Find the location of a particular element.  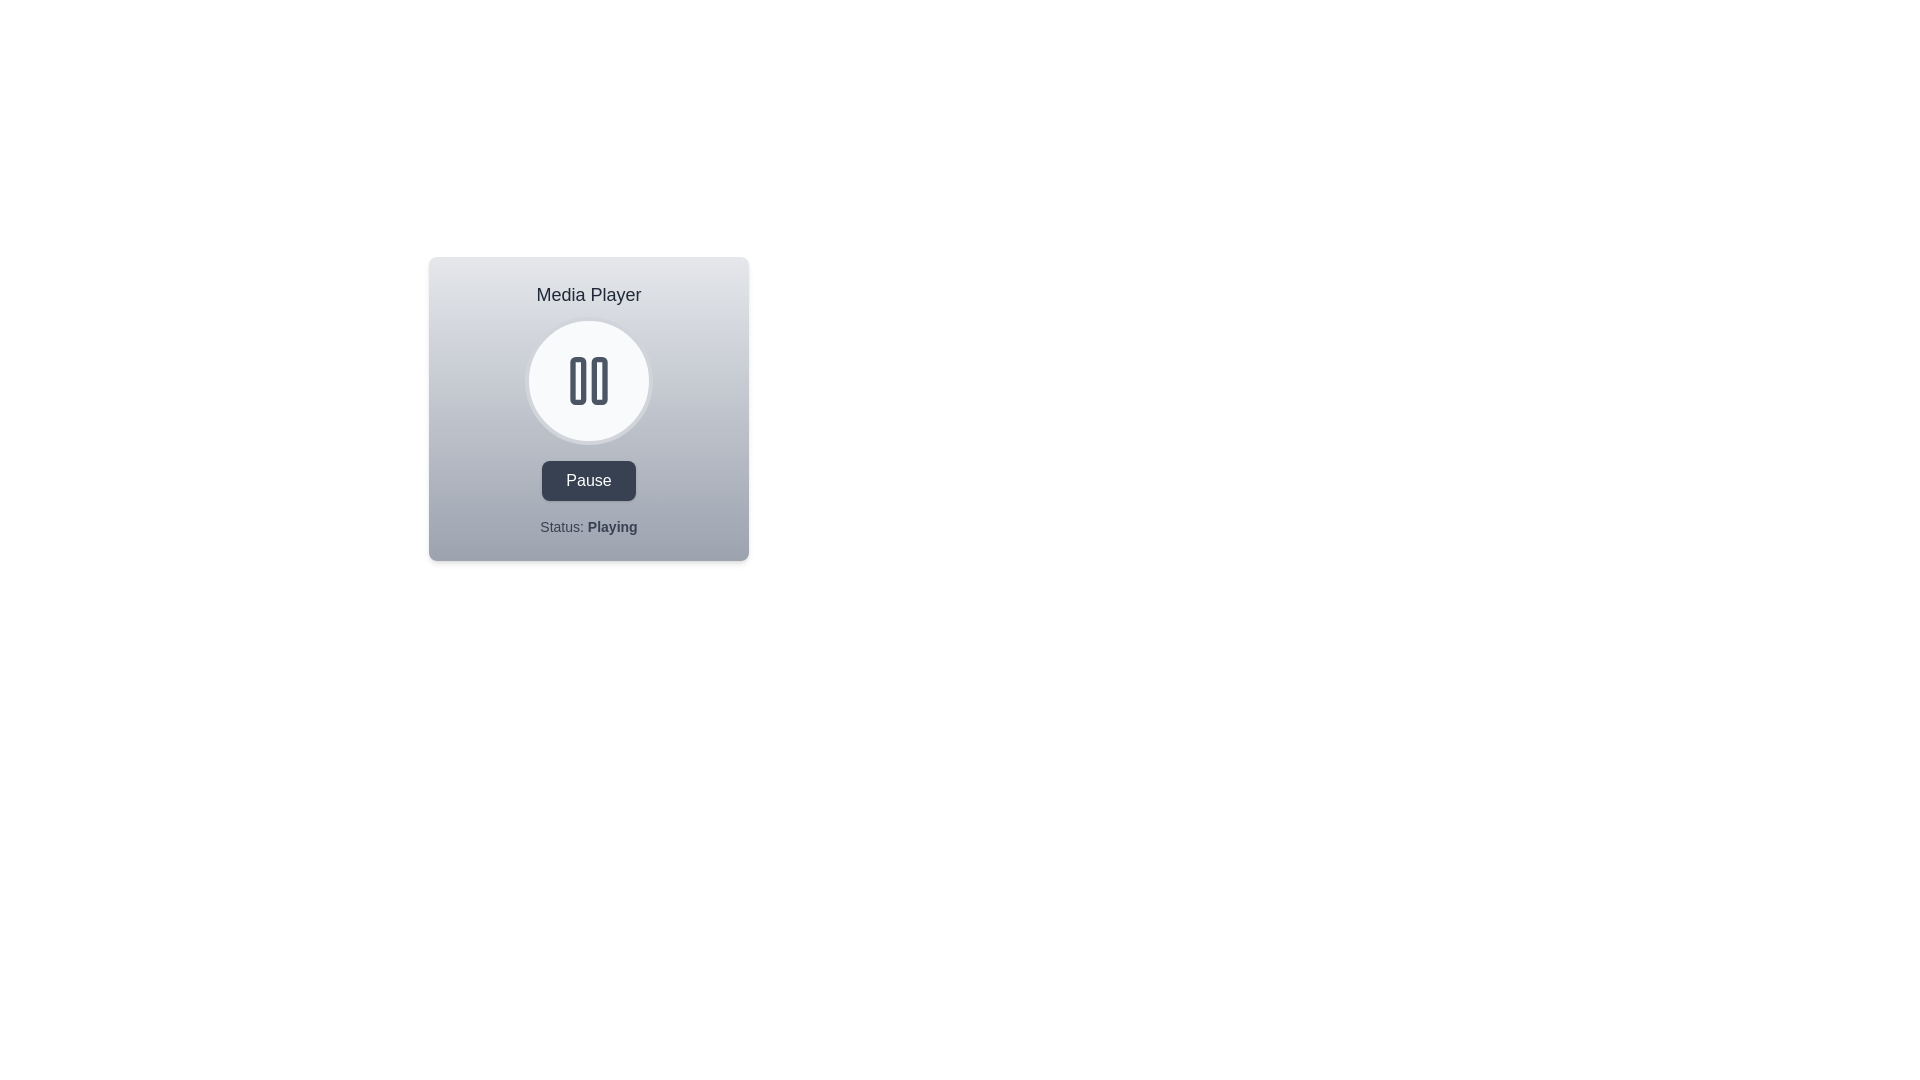

the circular play/pause button to toggle the play state is located at coordinates (588, 381).